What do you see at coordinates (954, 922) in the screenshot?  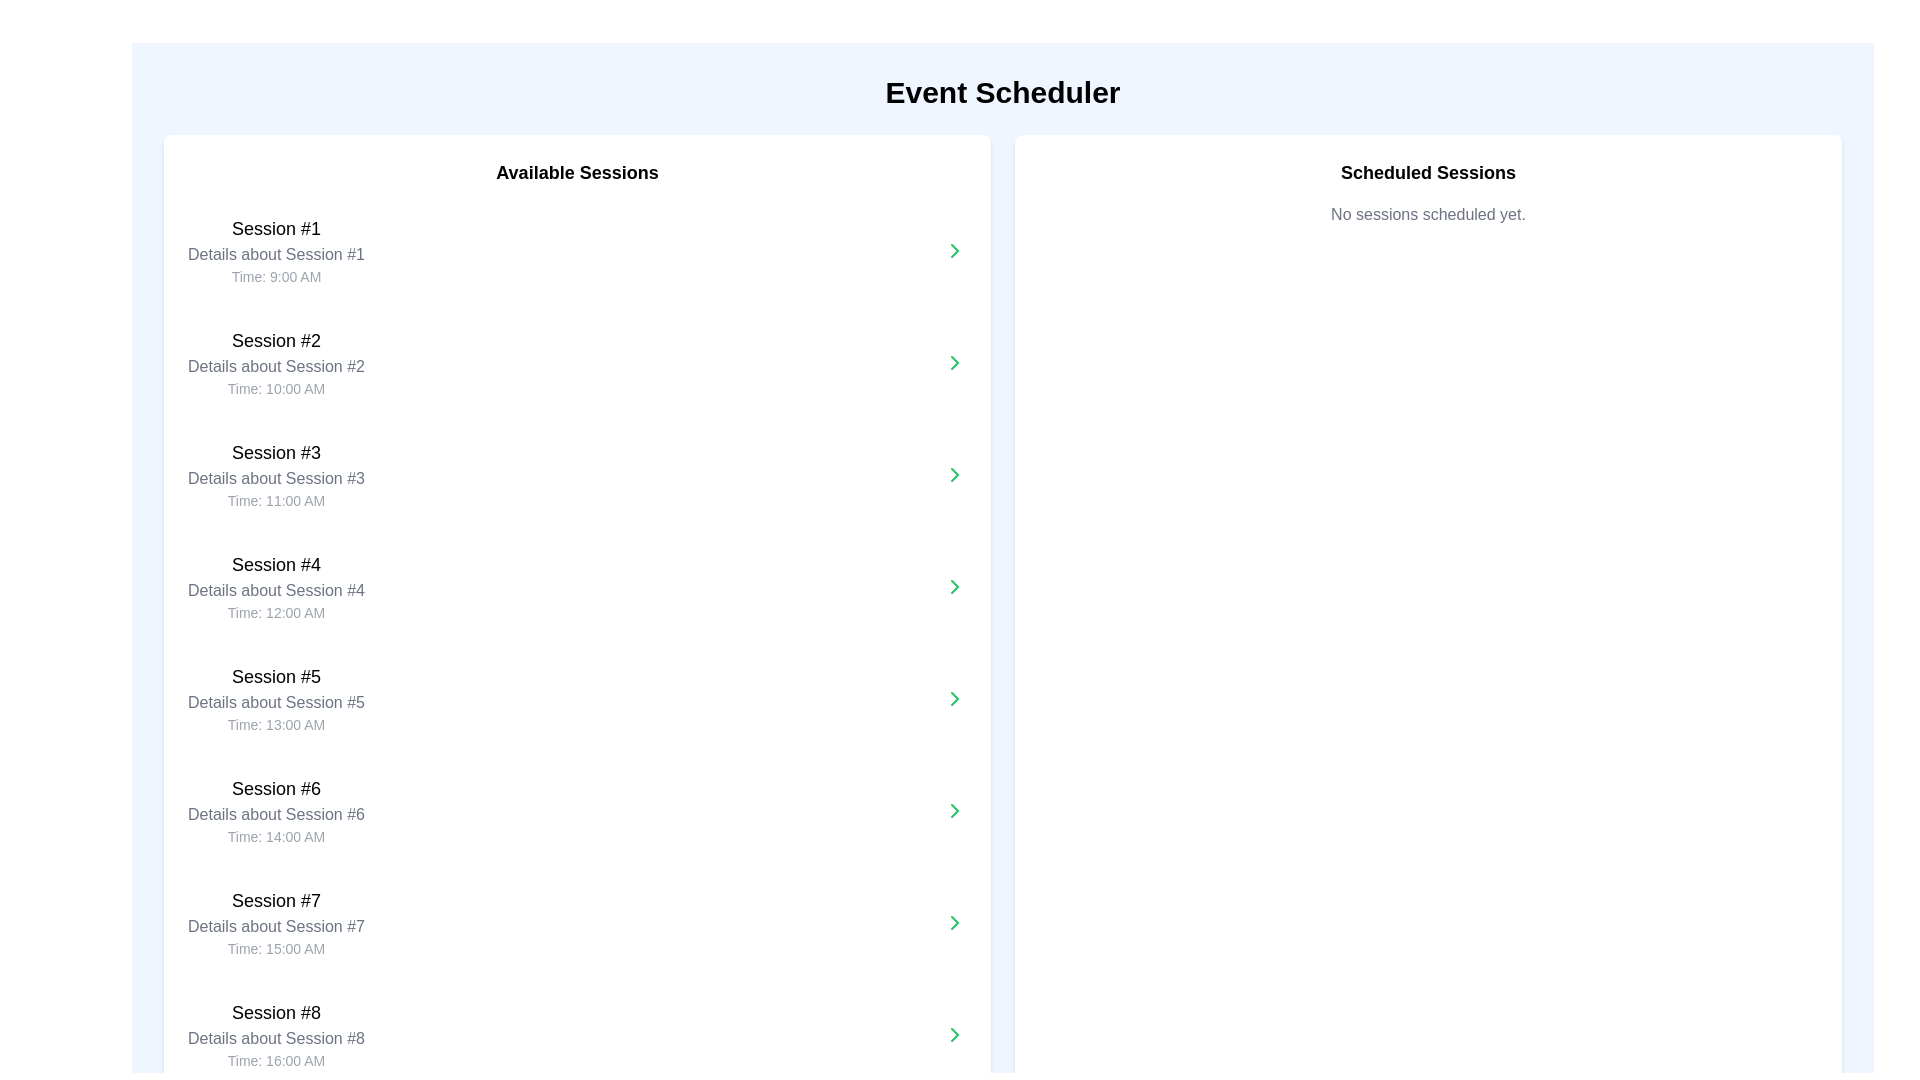 I see `the rightward chevron navigation icon associated with 'Session #7'` at bounding box center [954, 922].